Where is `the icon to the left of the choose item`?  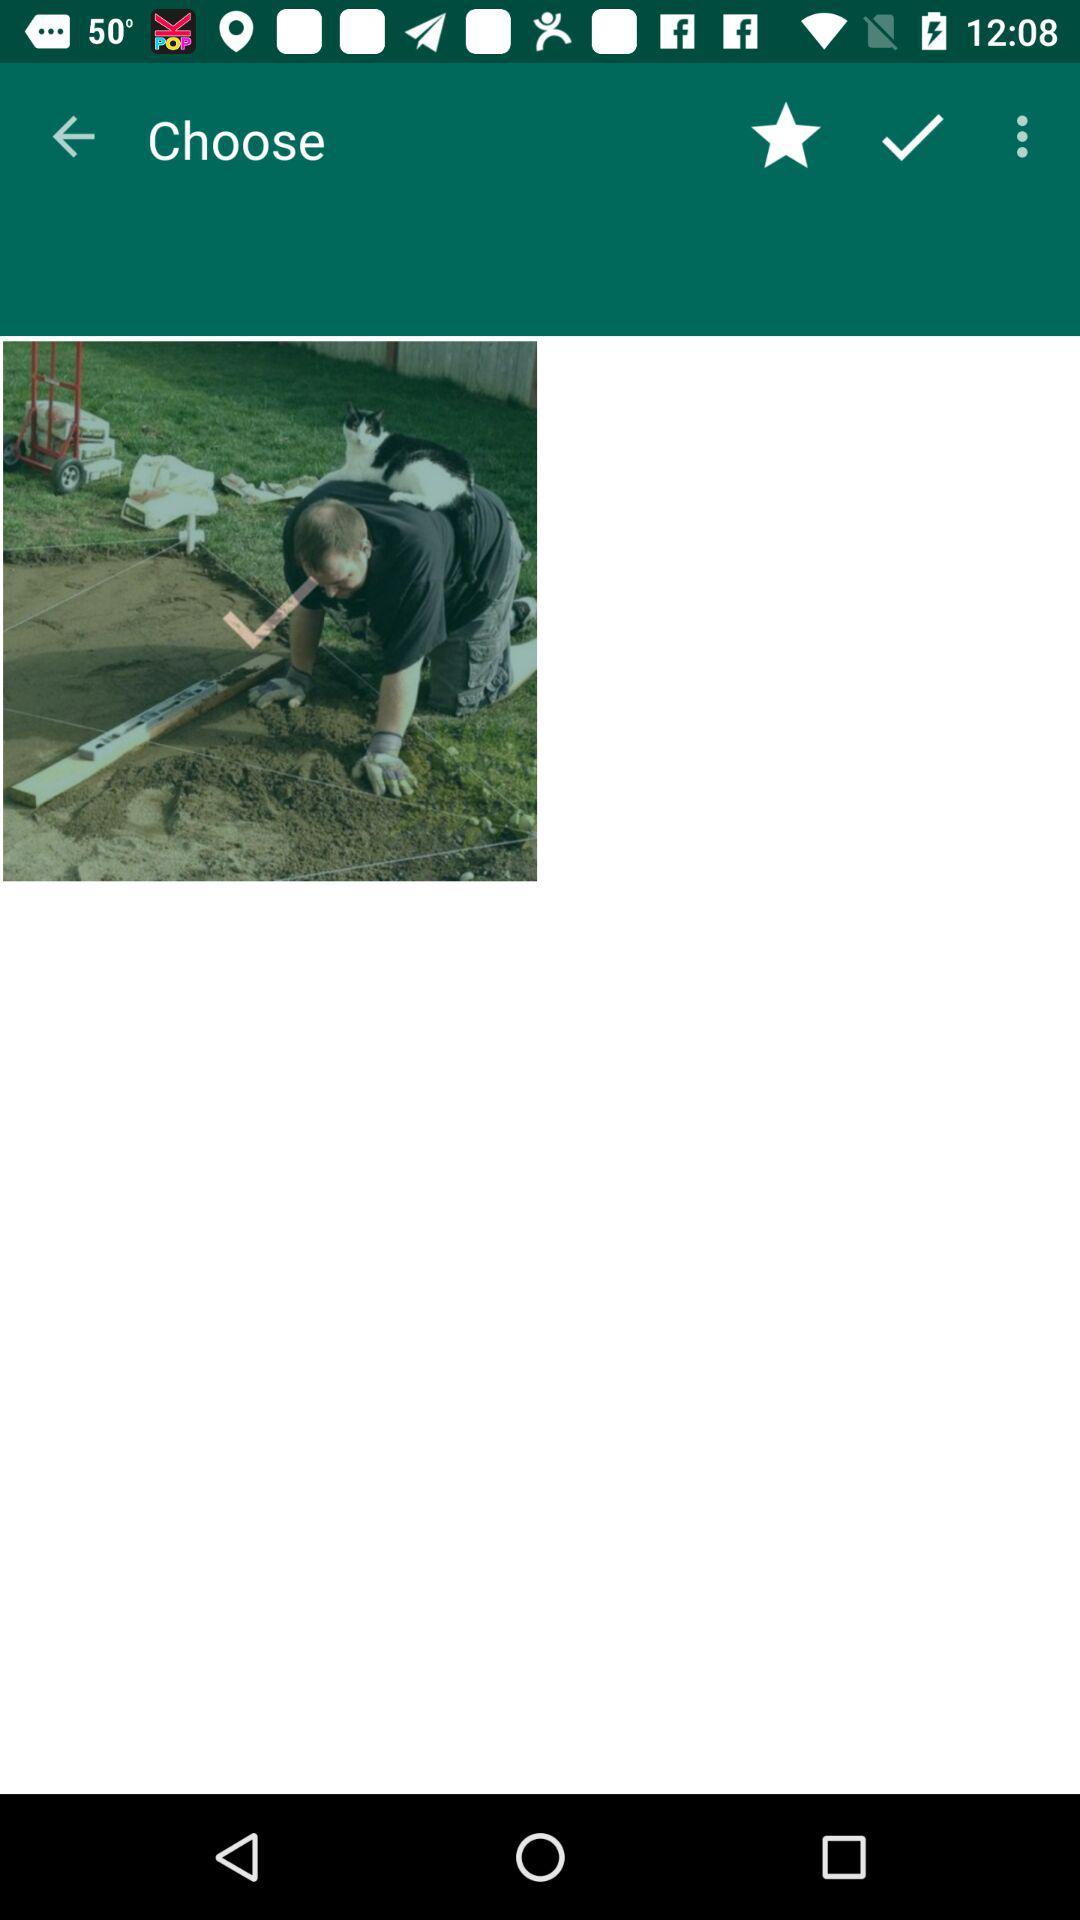 the icon to the left of the choose item is located at coordinates (72, 135).